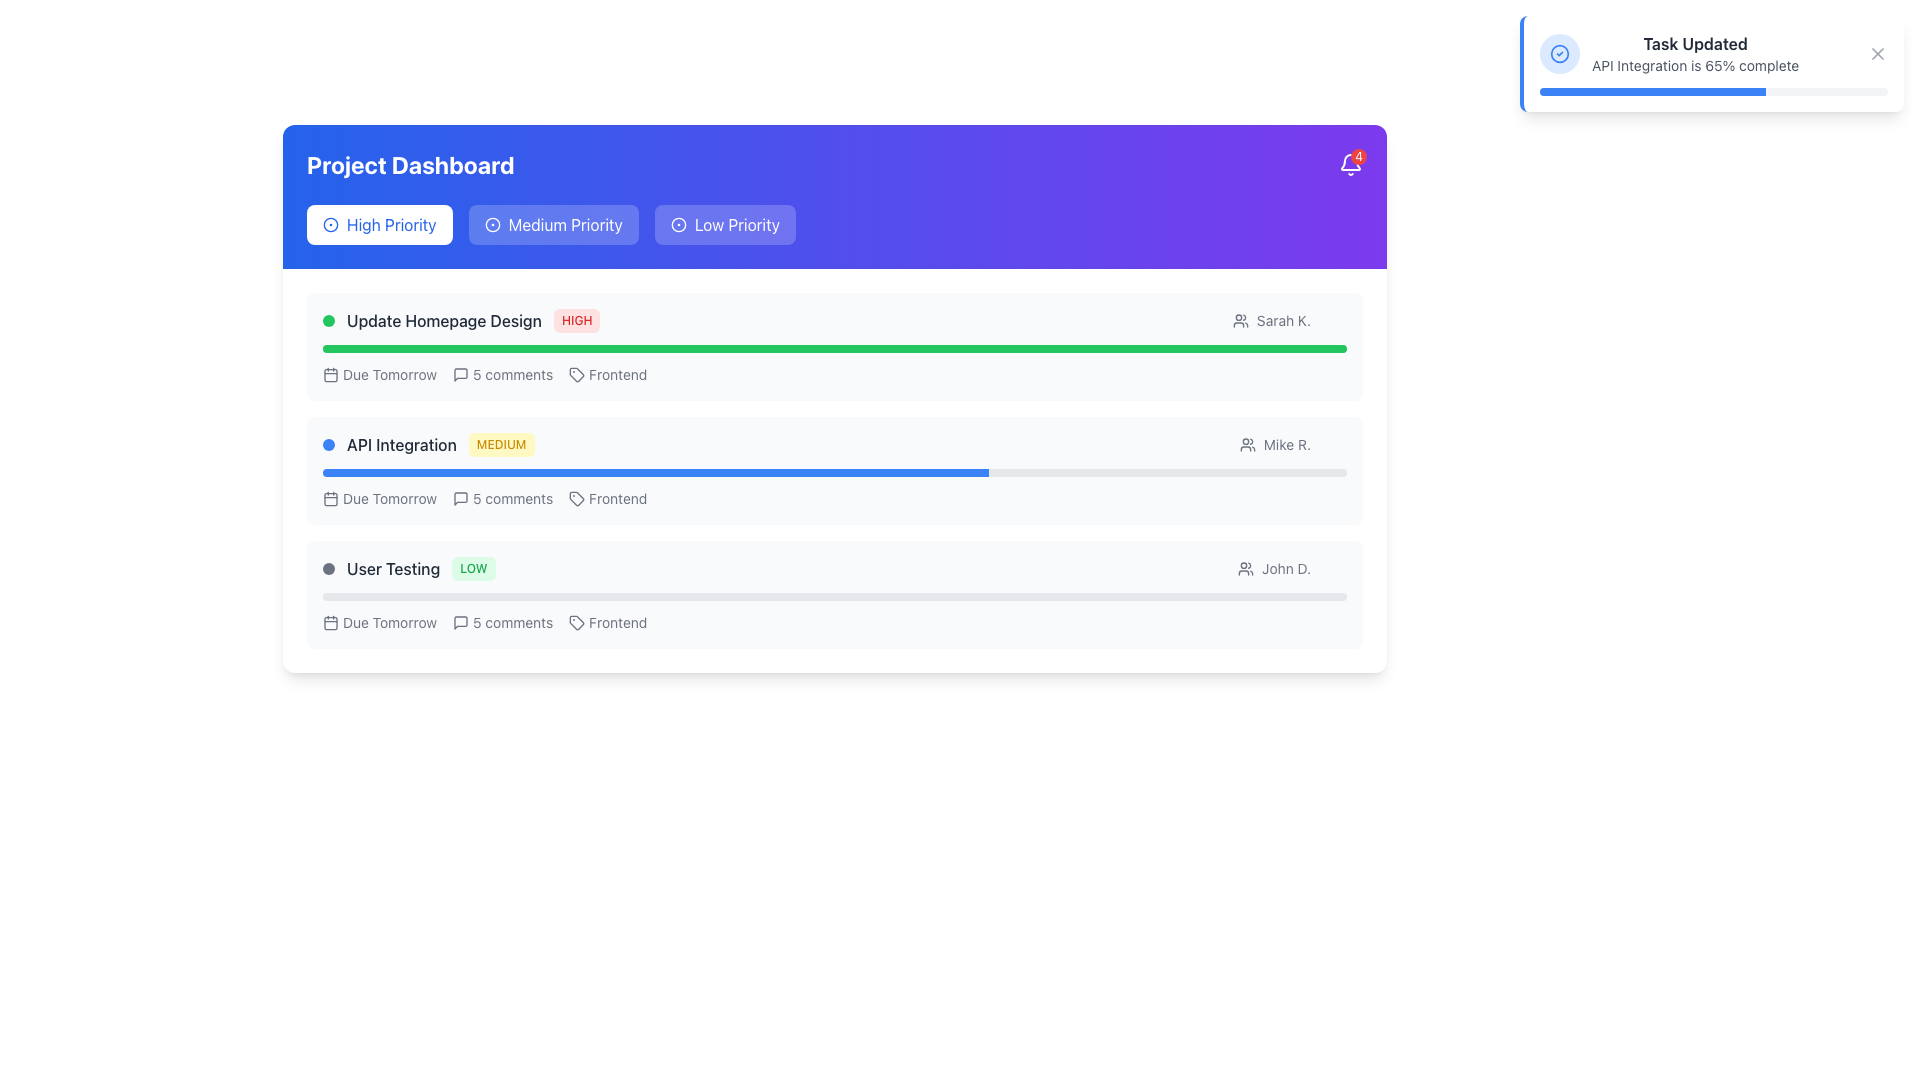 This screenshot has height=1080, width=1920. What do you see at coordinates (1286, 443) in the screenshot?
I see `the text label indicating the assignee for the 'API Integration' task` at bounding box center [1286, 443].